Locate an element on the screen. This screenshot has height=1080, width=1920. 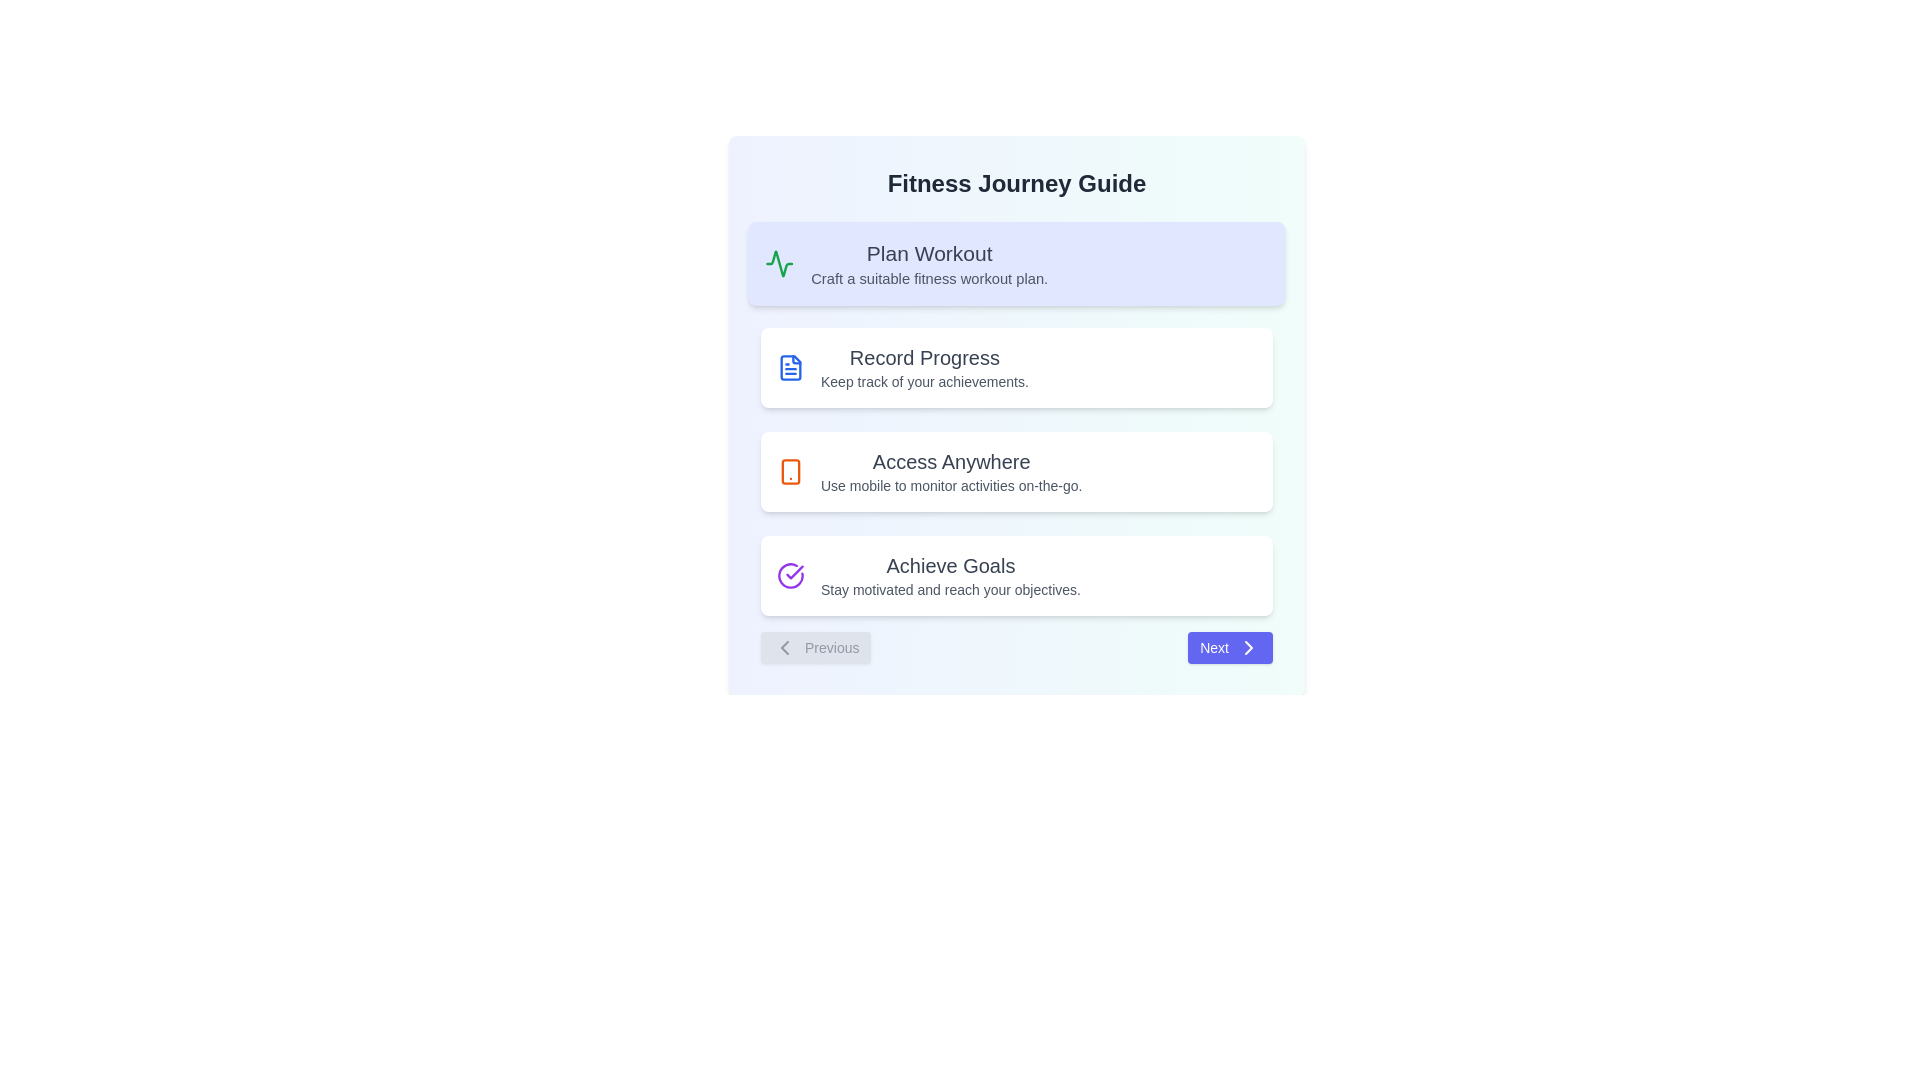
the Informative Text Block that describes the 'Record Progress' functionality, which is the second option in the vertical list of cards is located at coordinates (923, 367).